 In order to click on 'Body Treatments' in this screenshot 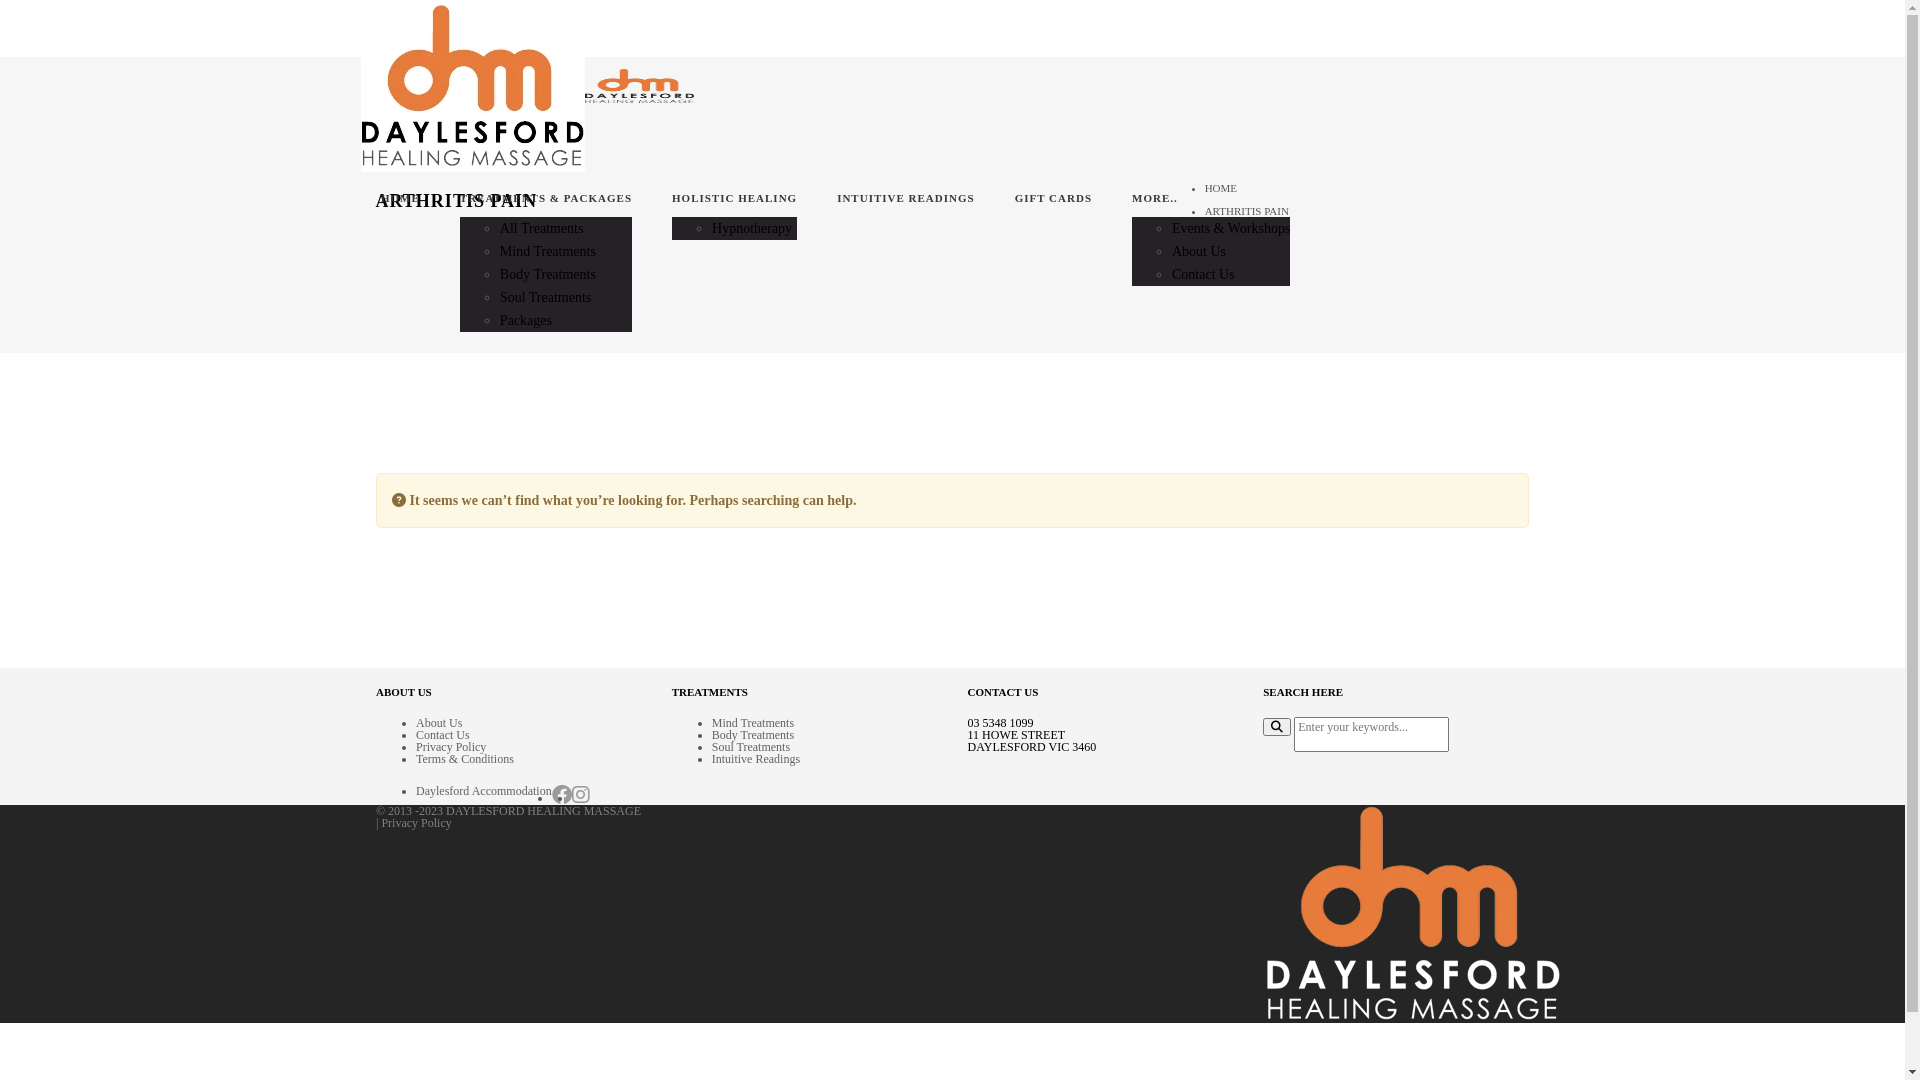, I will do `click(752, 735)`.